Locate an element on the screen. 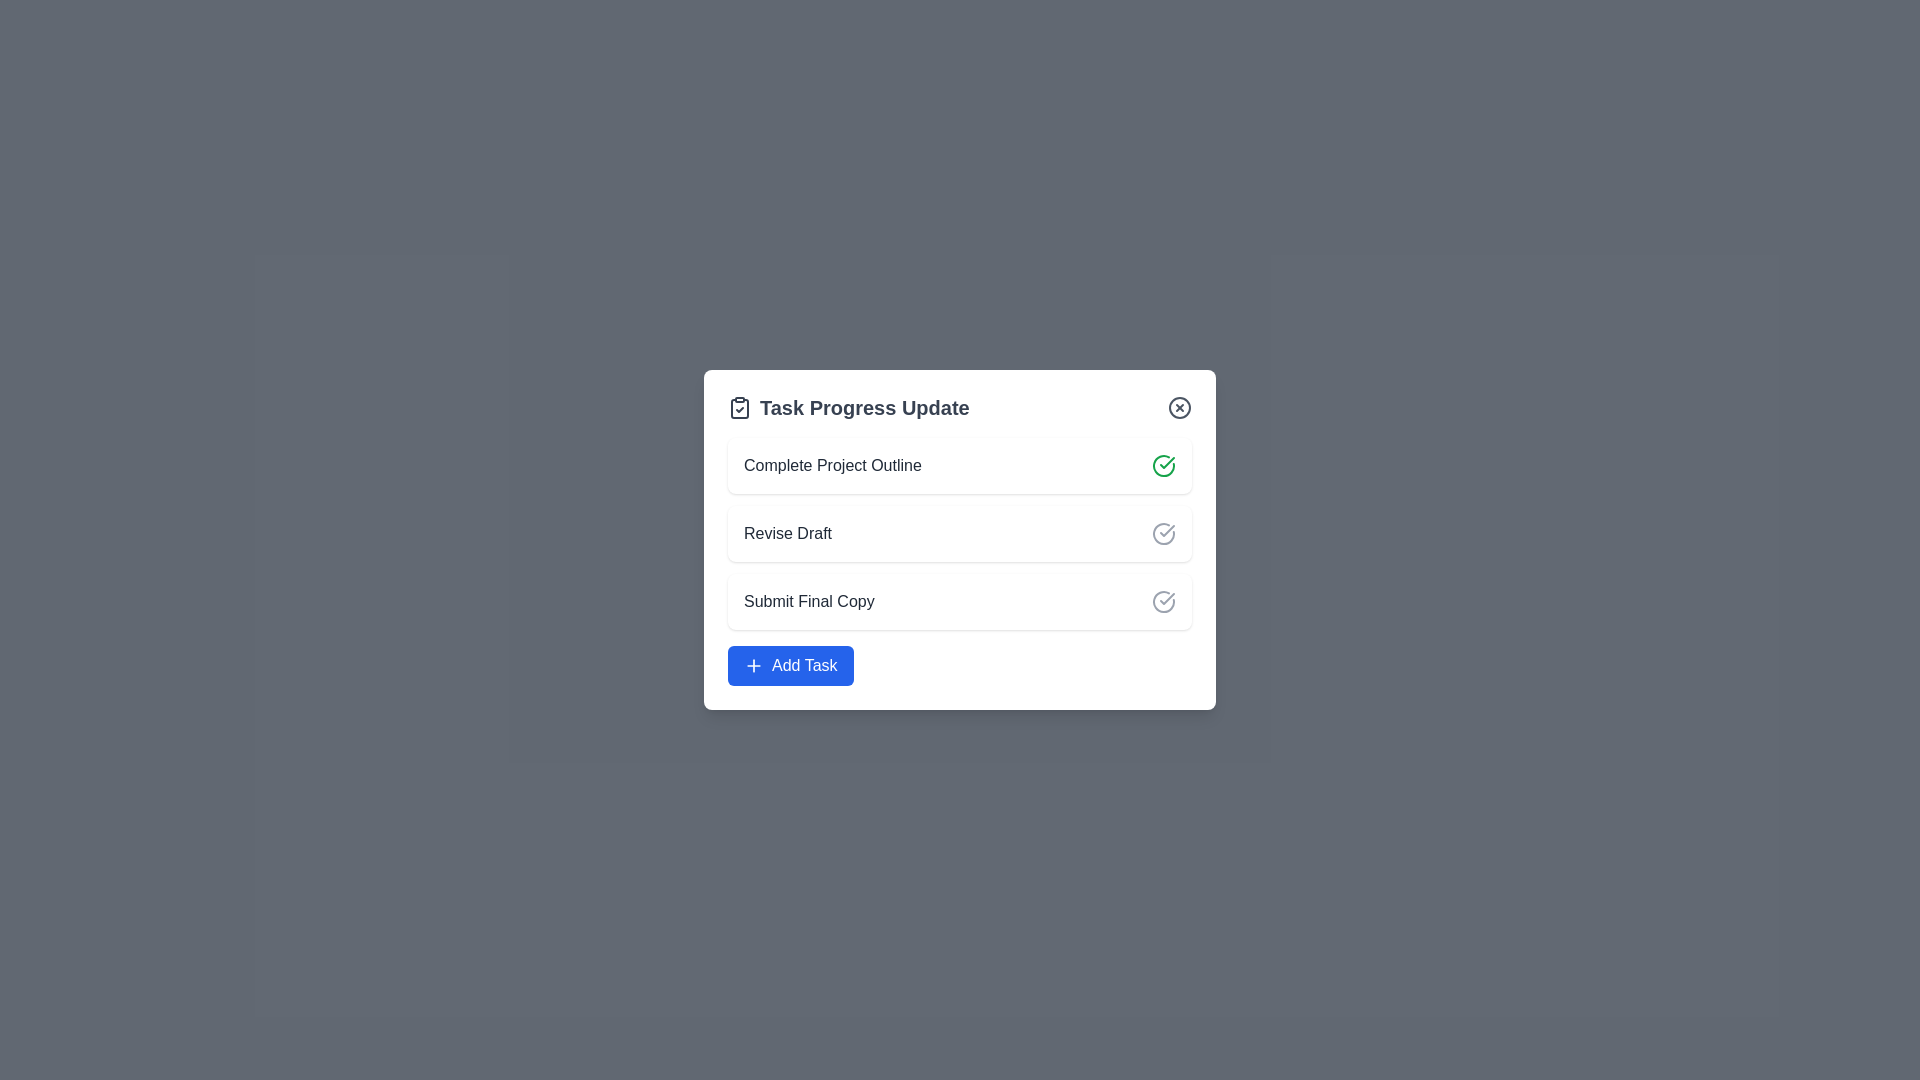  the Close button, which is a circular icon with a cross inside, located in the top-right corner of the 'Task Progress Update' section is located at coordinates (1180, 407).